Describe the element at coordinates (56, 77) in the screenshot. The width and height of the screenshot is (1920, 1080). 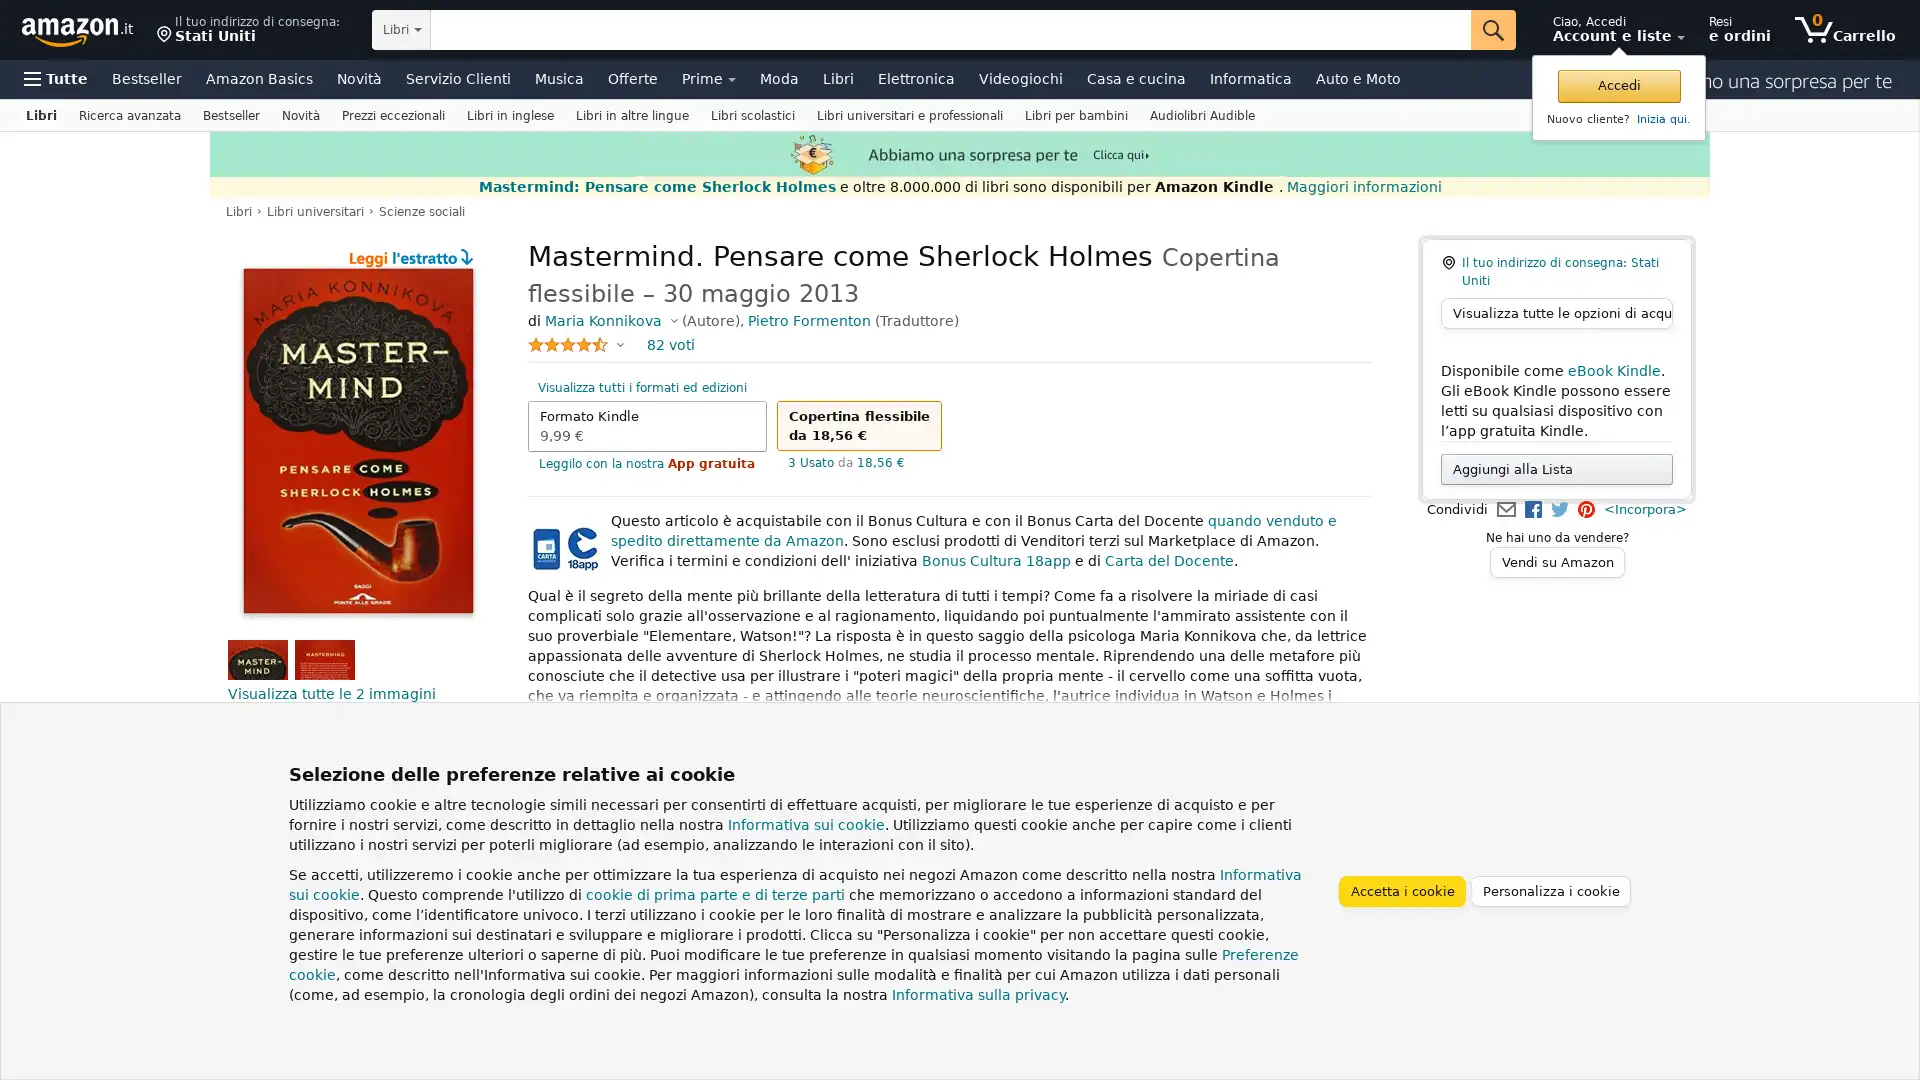
I see `Apri menu` at that location.